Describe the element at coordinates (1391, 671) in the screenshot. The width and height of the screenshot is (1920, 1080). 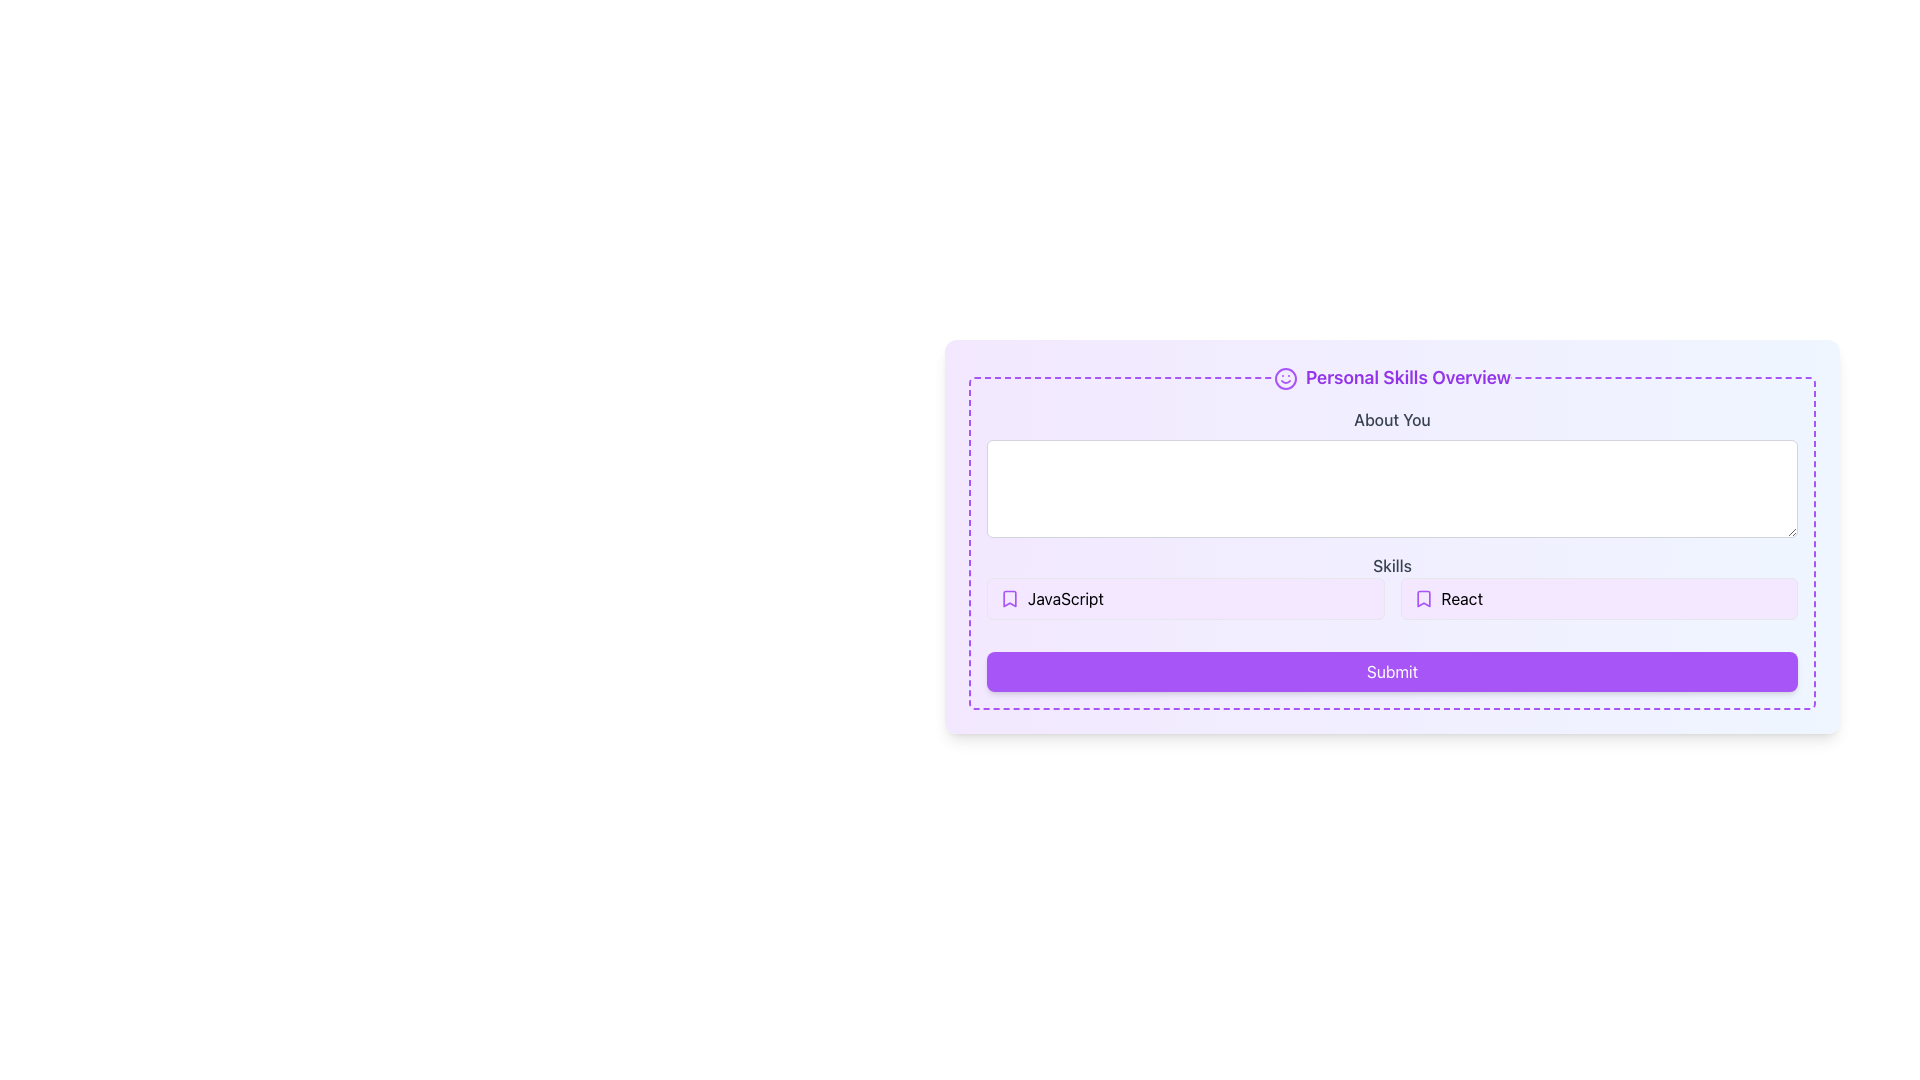
I see `the 'Submit' button, which is a rectangular button with white text on a purple background, located at the bottom of the form section labeled 'Skills'` at that location.